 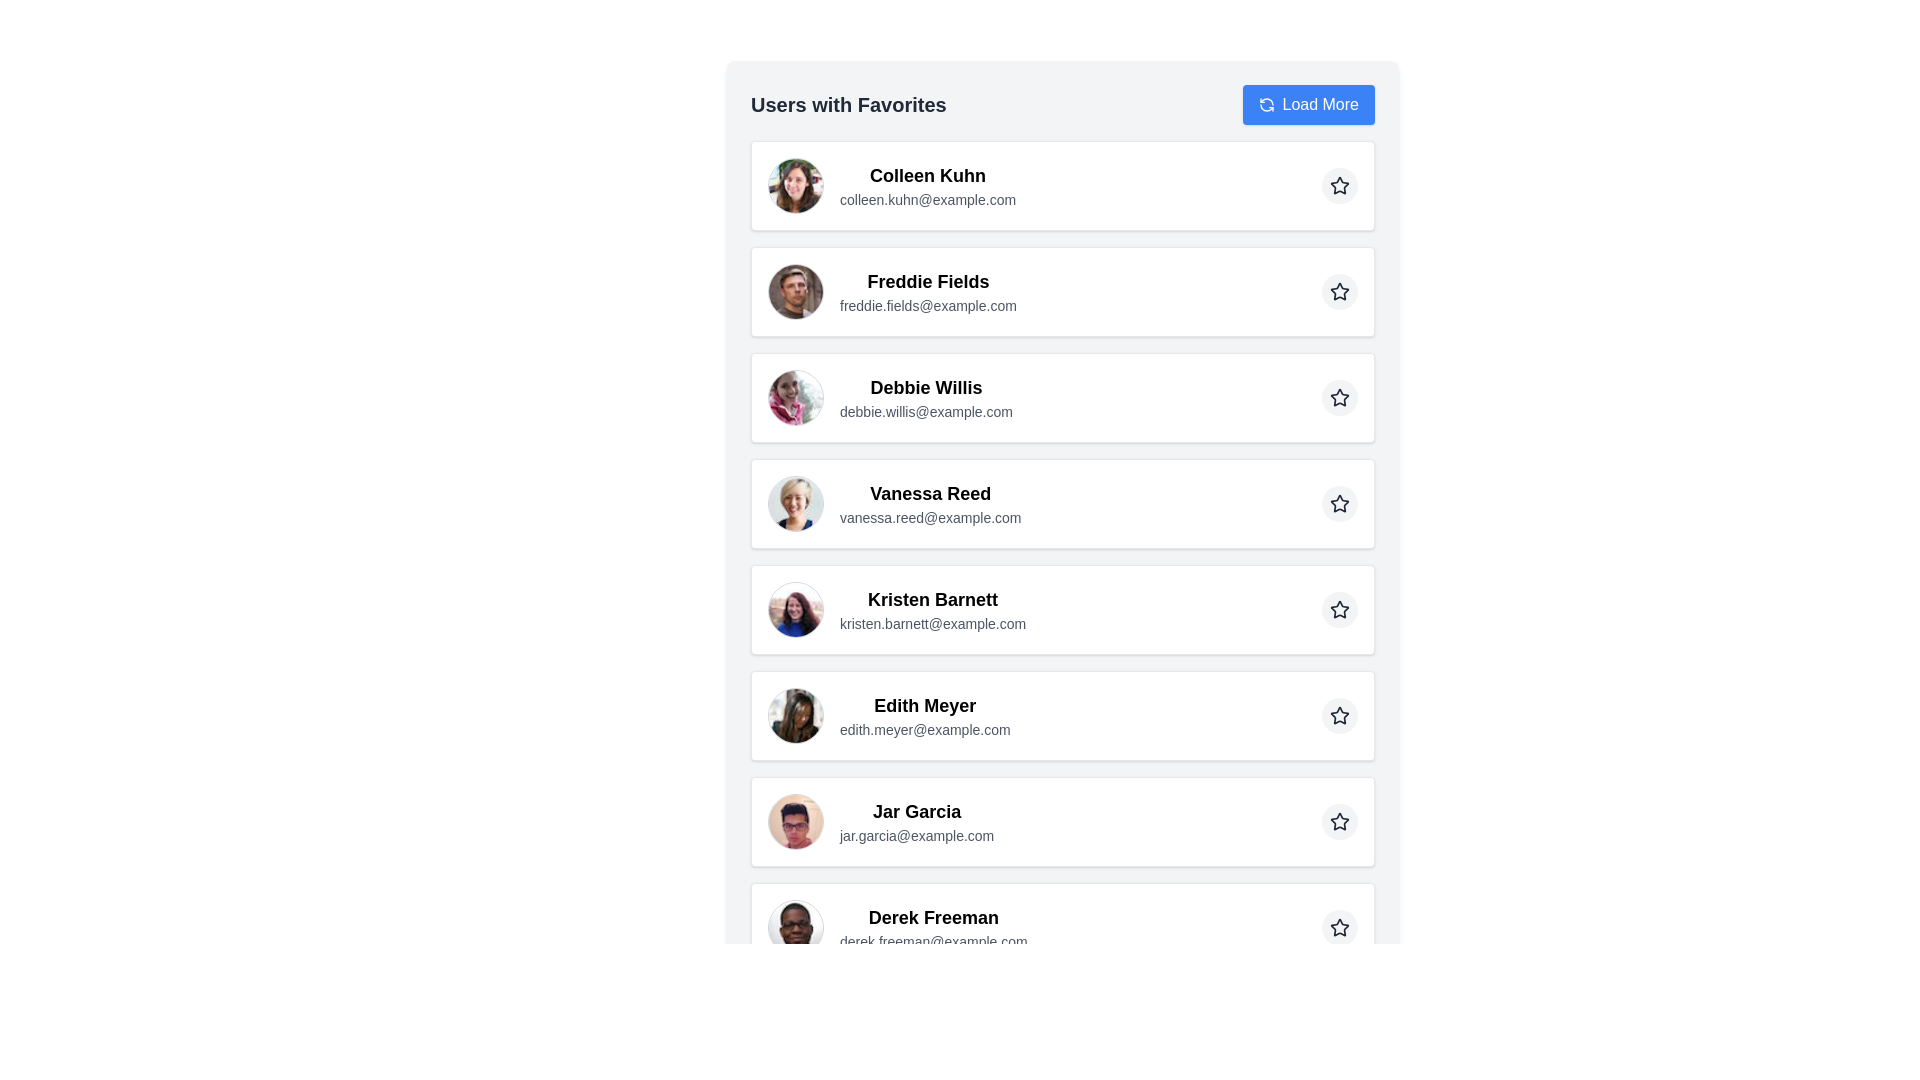 What do you see at coordinates (1339, 928) in the screenshot?
I see `the button with an icon to mark or favorite the user entry corresponding to 'Derek Freeman'` at bounding box center [1339, 928].